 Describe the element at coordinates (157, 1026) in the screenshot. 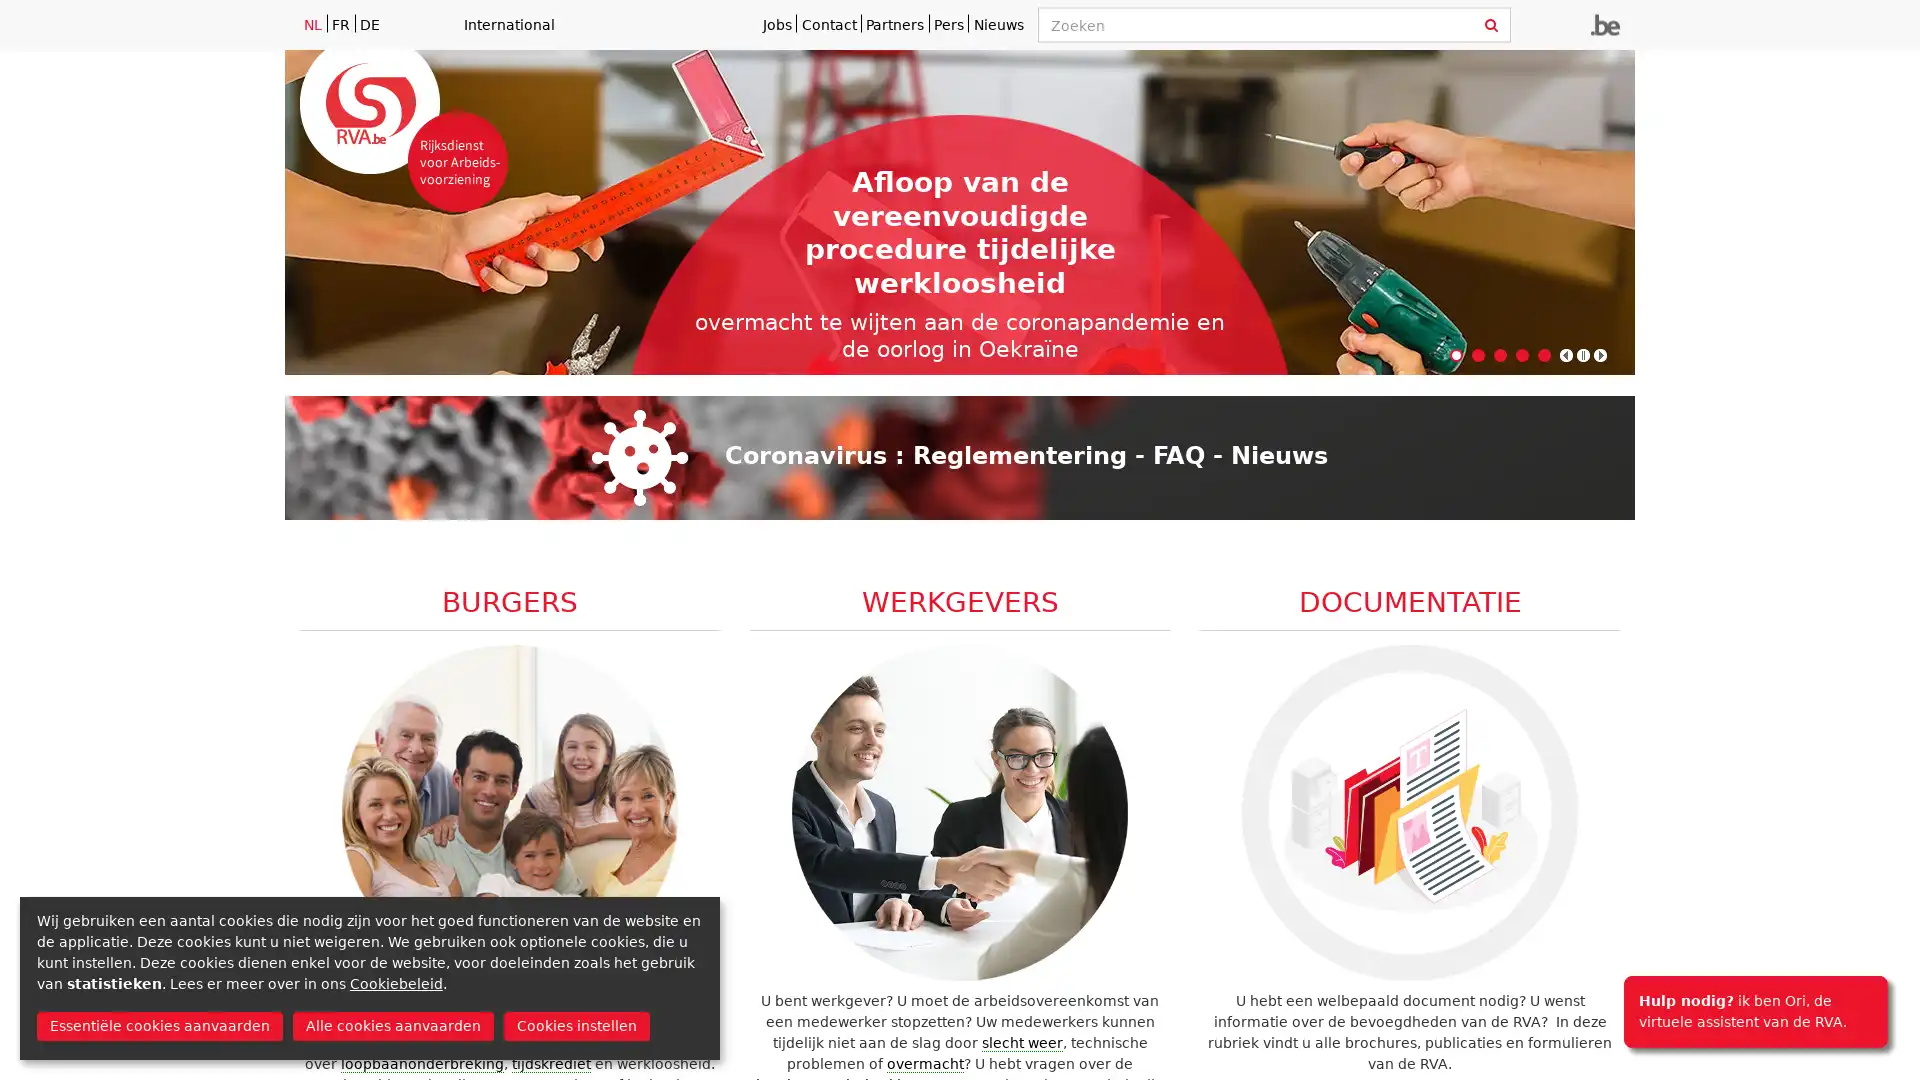

I see `Essentiele cookies aanvaarden` at that location.